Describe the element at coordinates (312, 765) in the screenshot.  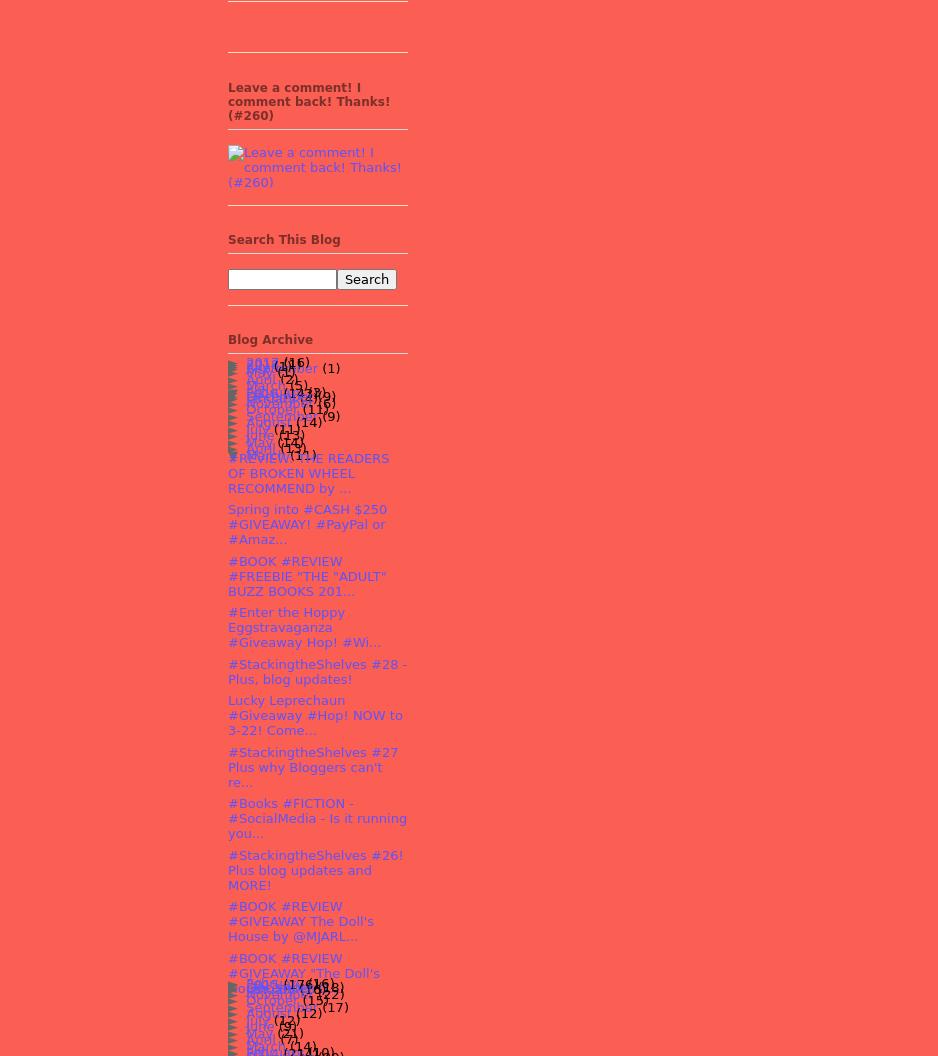
I see `'#StackingtheShelves #27 Plus why Bloggers can't re...'` at that location.